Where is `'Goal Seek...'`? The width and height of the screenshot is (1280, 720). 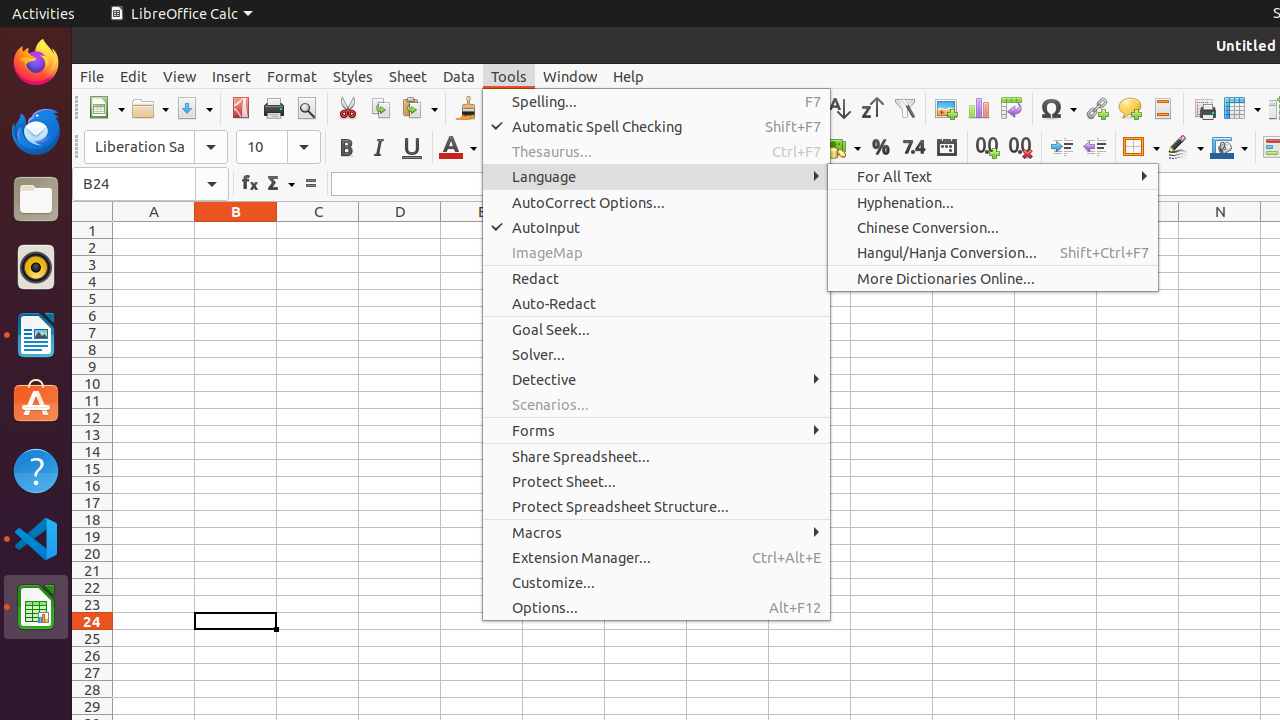 'Goal Seek...' is located at coordinates (656, 328).